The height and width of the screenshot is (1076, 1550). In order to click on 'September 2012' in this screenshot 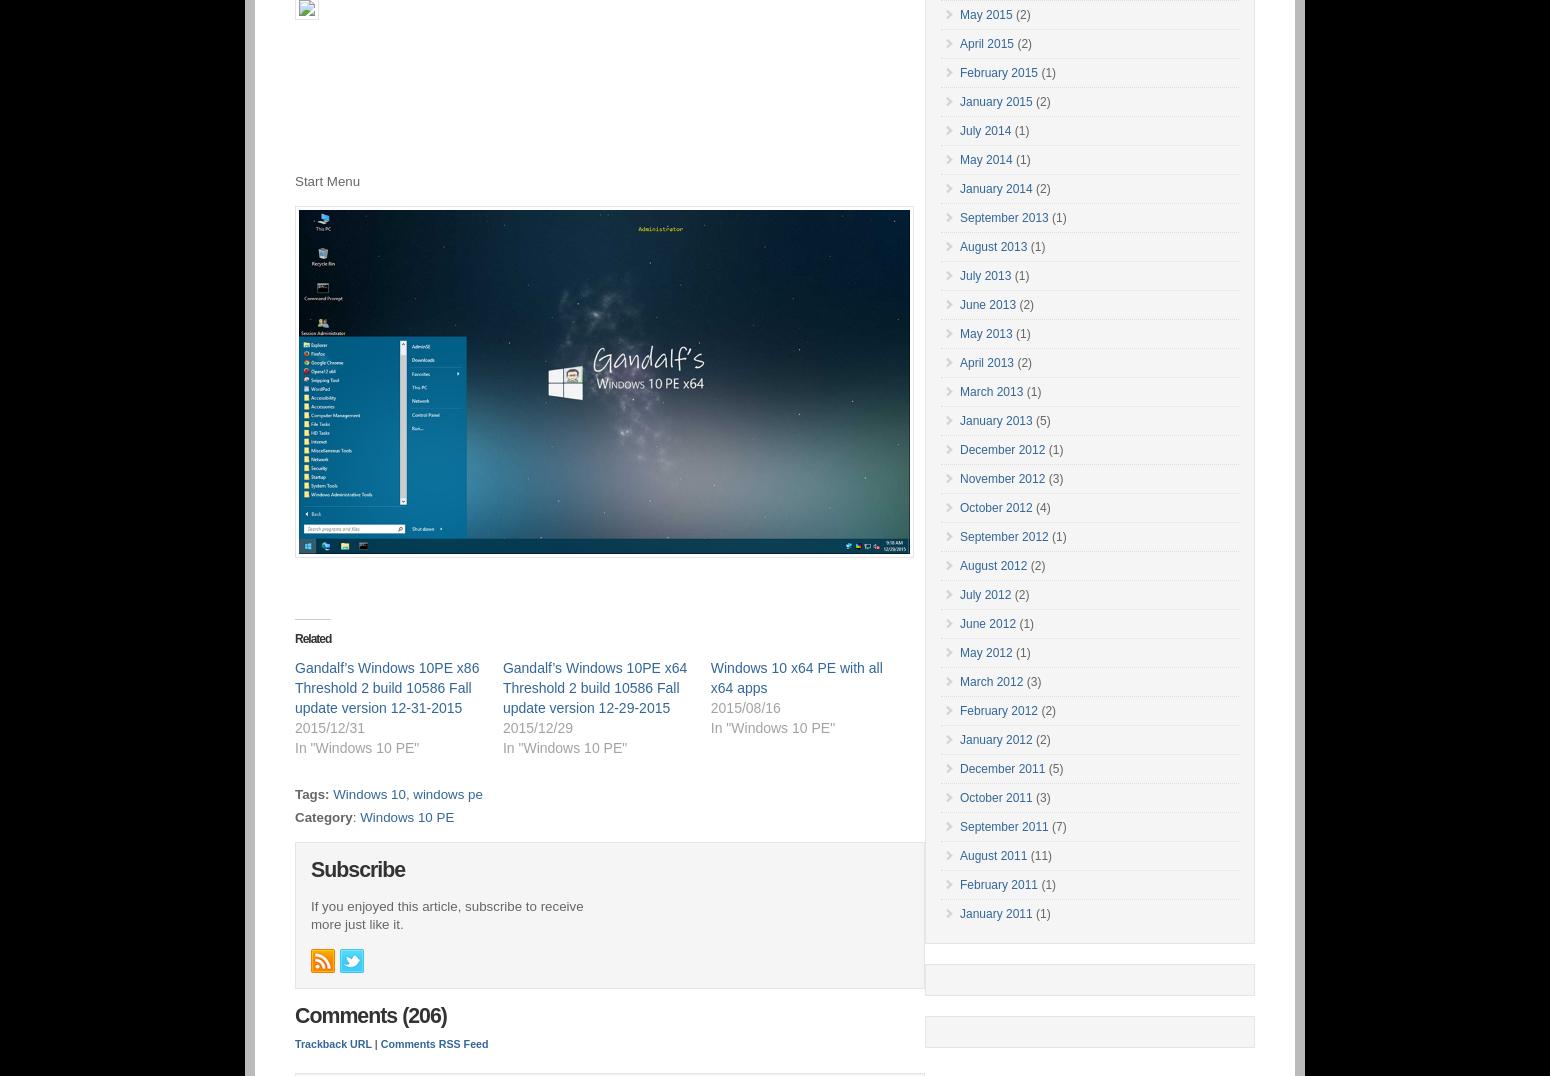, I will do `click(1002, 537)`.